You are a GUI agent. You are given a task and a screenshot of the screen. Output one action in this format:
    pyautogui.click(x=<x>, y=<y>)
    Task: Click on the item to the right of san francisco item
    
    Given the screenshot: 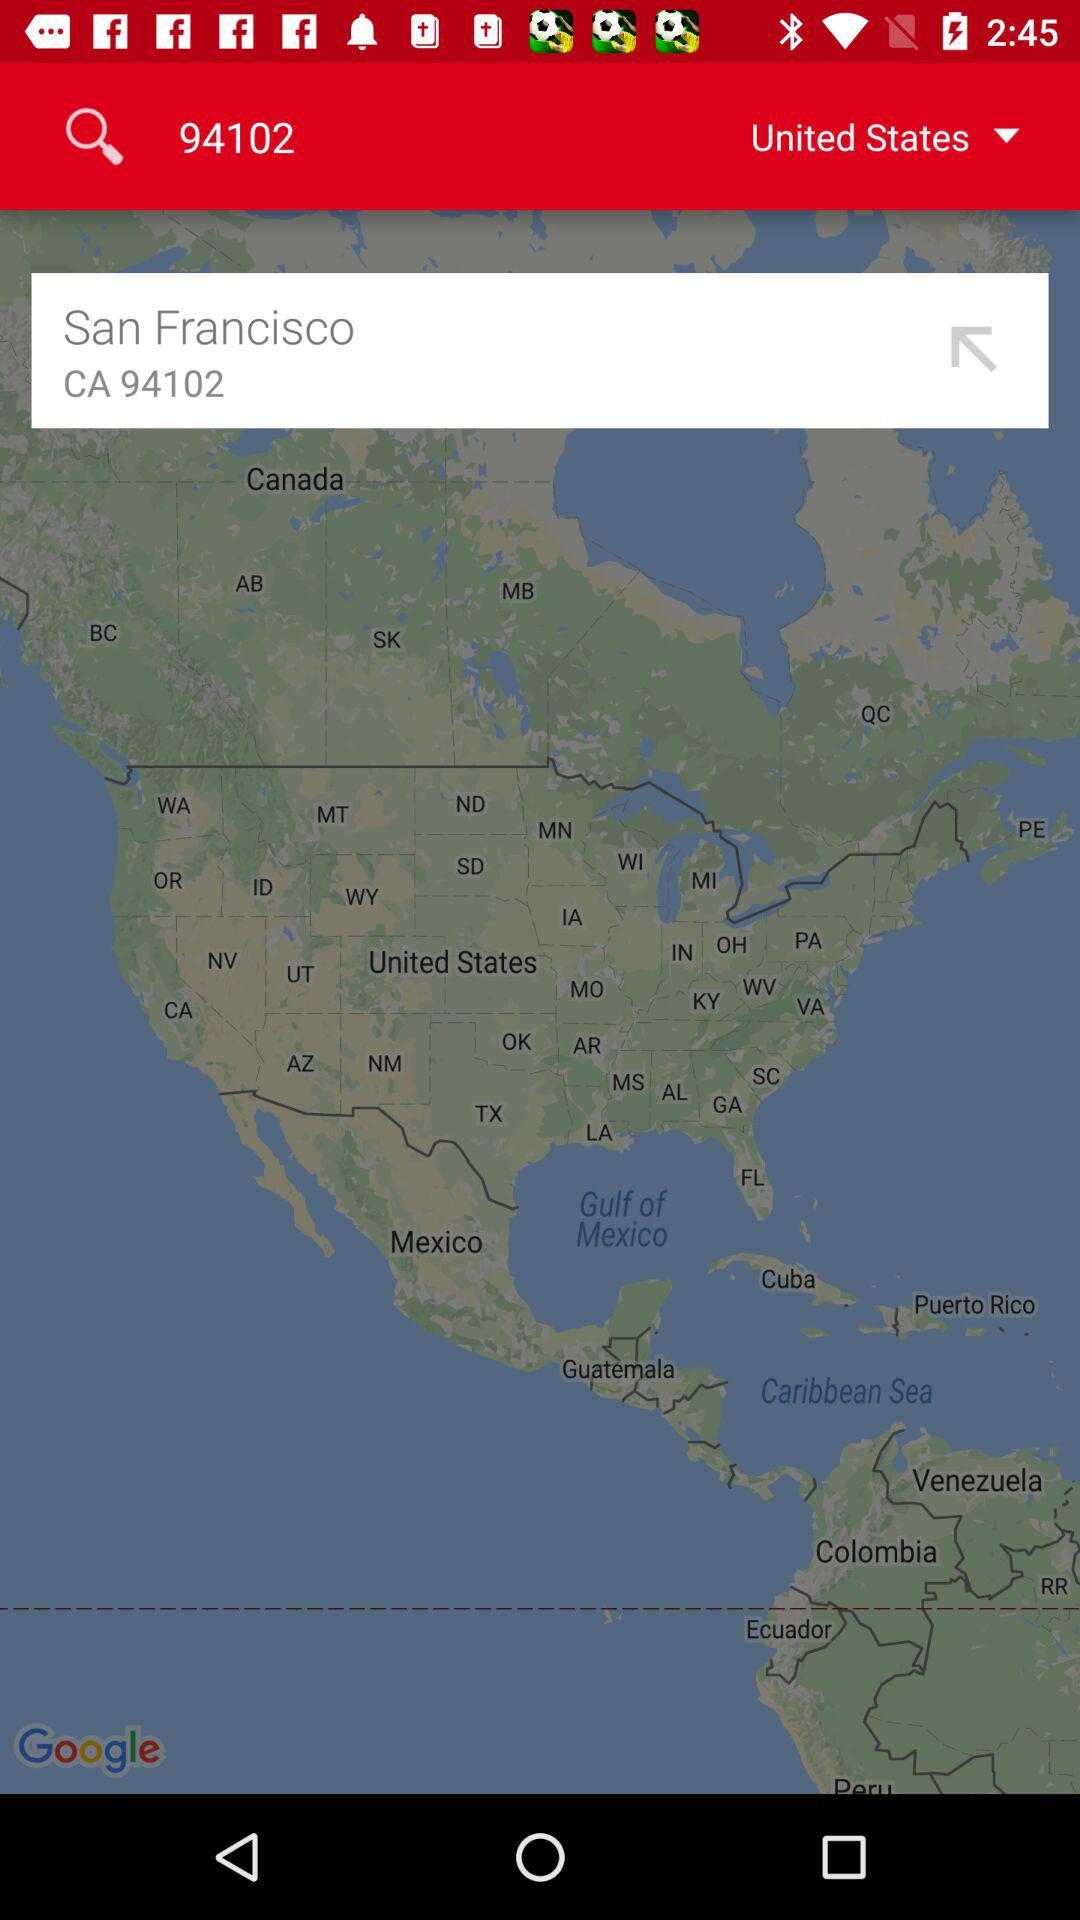 What is the action you would take?
    pyautogui.click(x=974, y=350)
    